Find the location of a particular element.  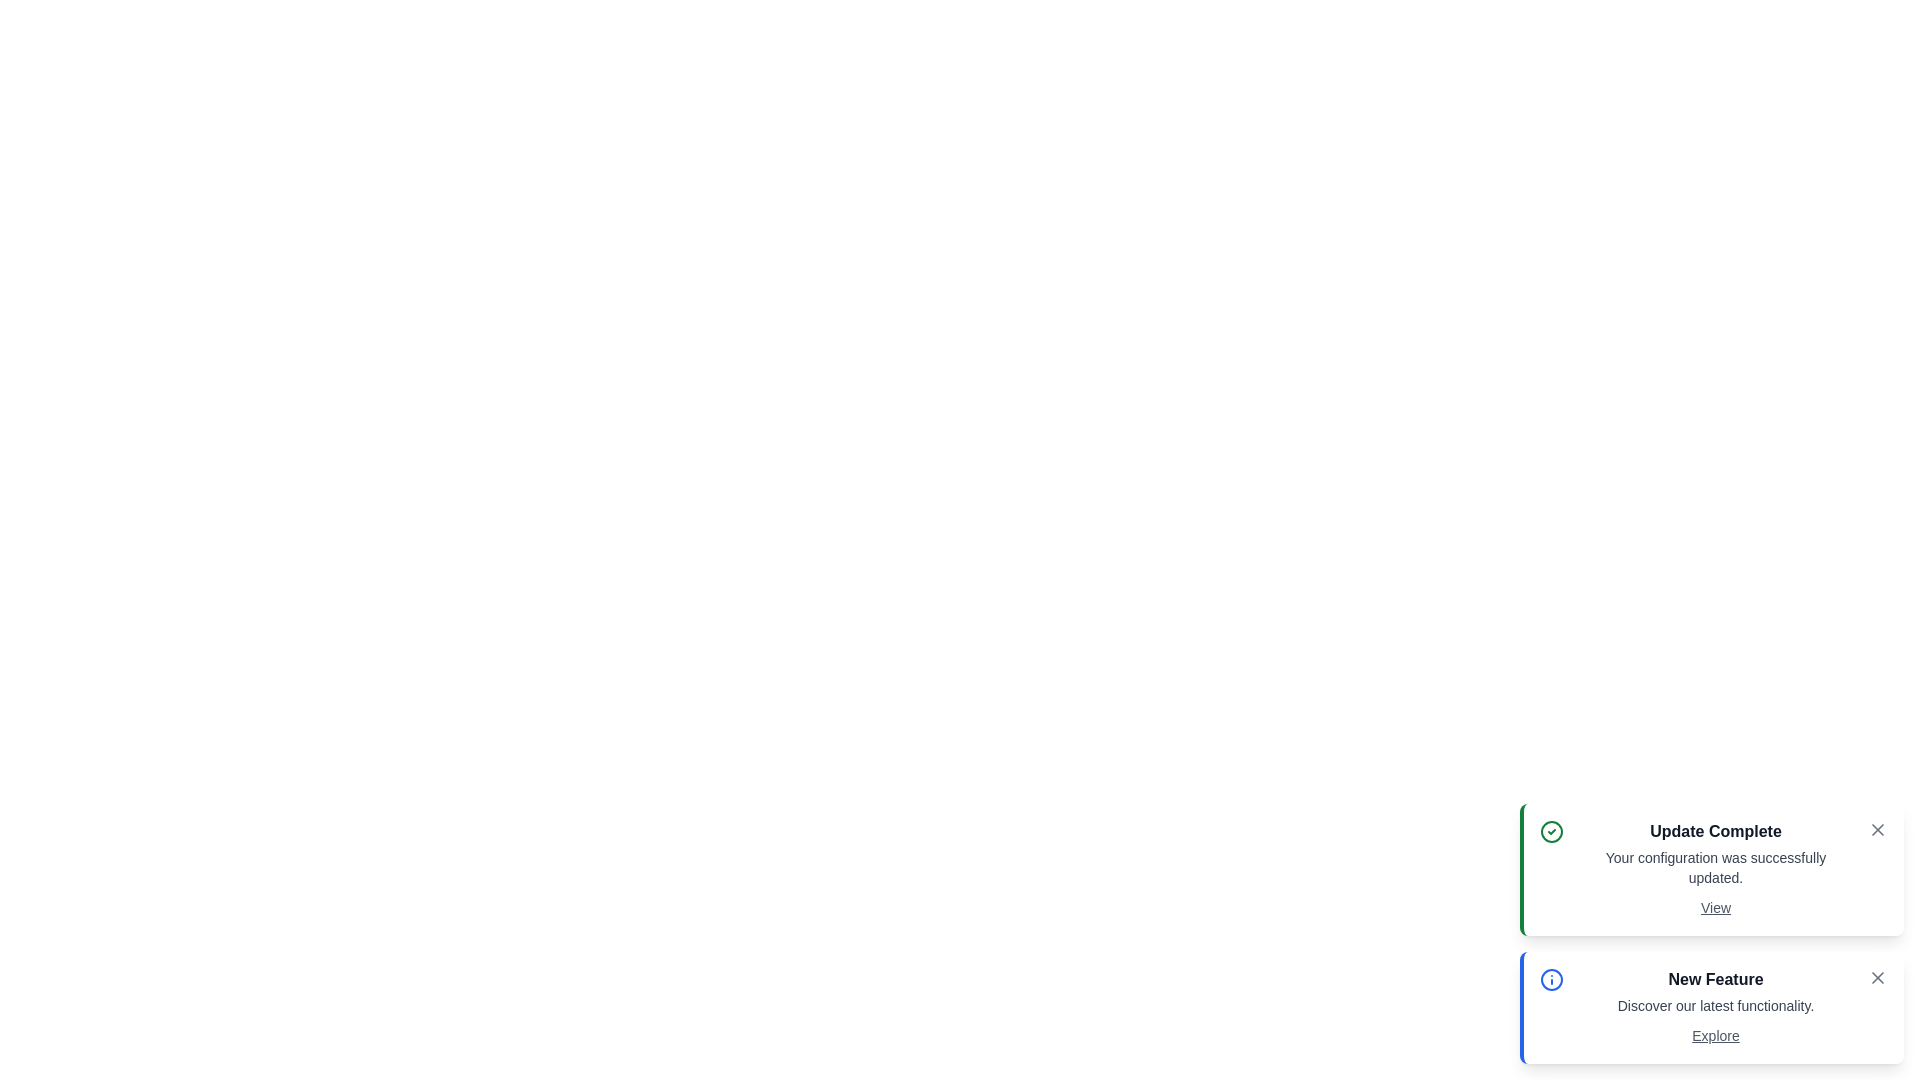

the action link View in the notification bar is located at coordinates (1715, 907).